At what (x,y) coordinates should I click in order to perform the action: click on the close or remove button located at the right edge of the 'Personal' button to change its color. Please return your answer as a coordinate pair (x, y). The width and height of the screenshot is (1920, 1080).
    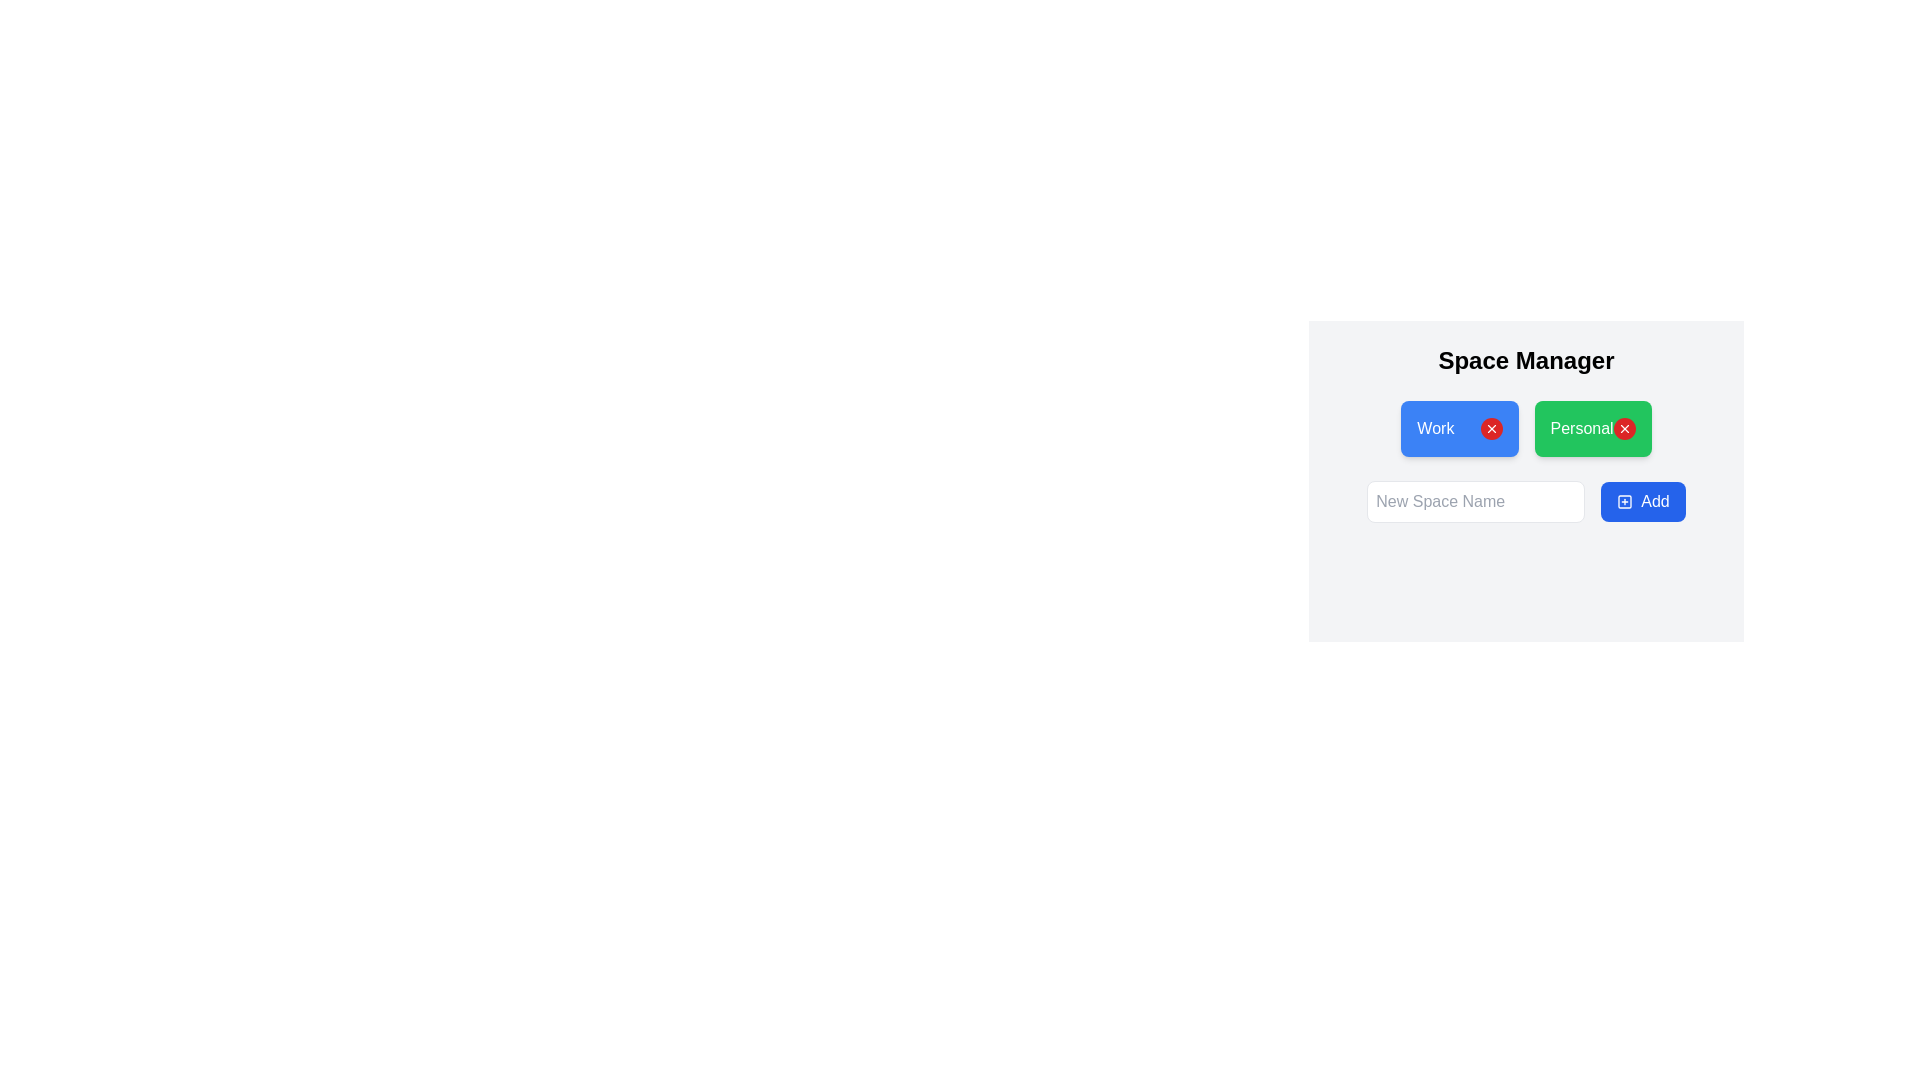
    Looking at the image, I should click on (1624, 427).